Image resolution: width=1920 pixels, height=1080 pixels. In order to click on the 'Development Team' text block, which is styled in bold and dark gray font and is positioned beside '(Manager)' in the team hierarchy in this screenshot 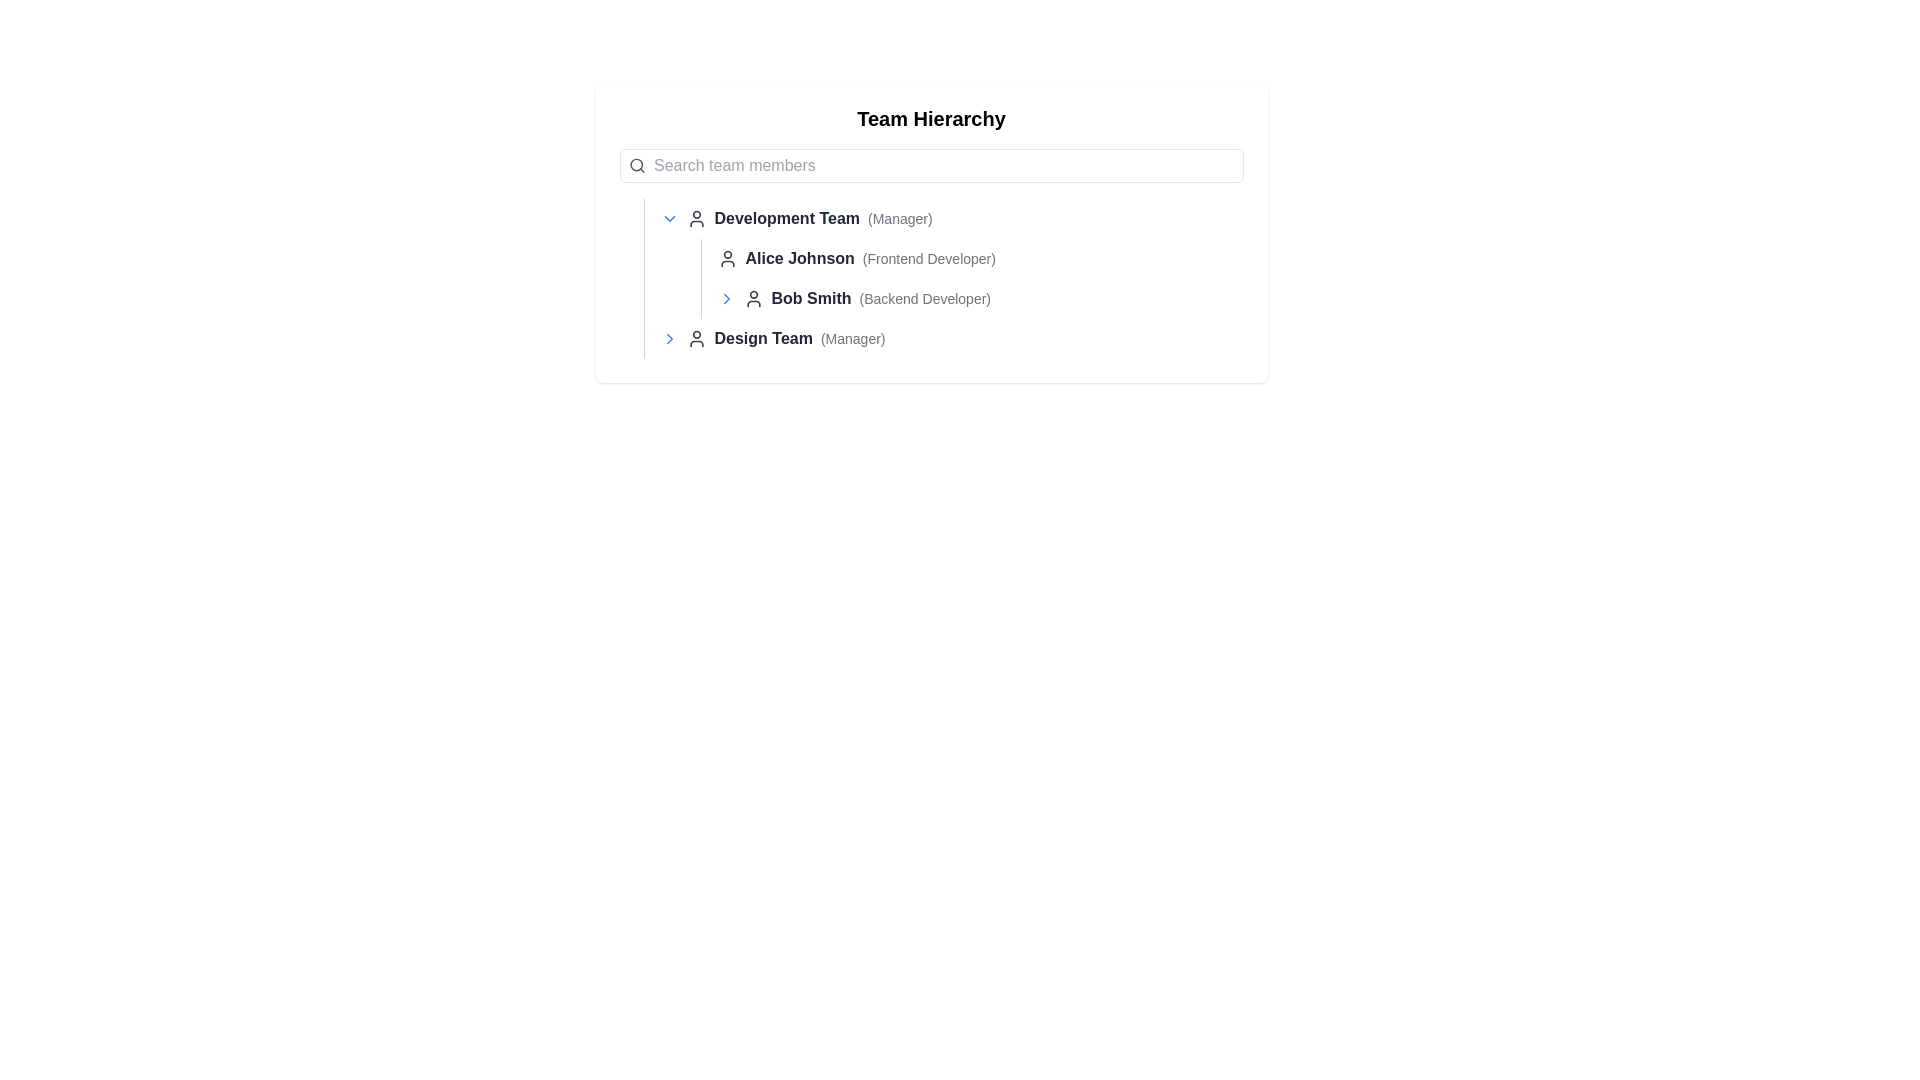, I will do `click(786, 219)`.